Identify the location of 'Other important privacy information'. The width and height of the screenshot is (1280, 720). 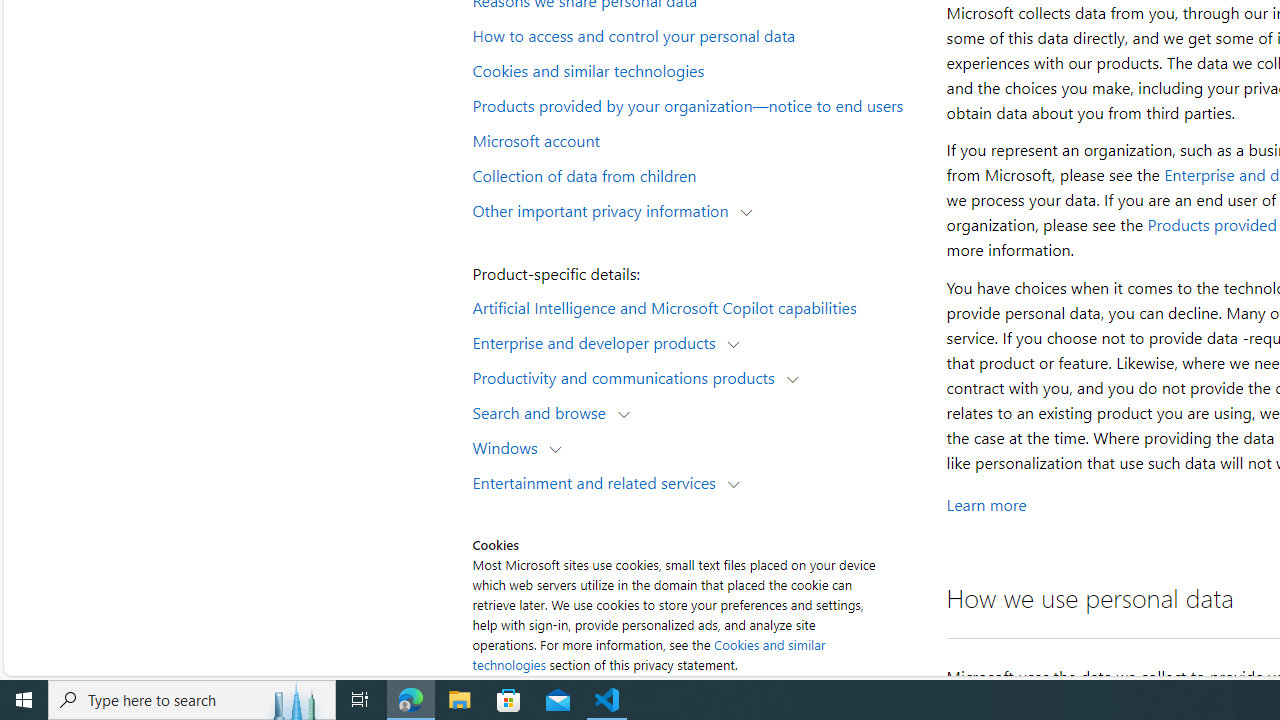
(604, 209).